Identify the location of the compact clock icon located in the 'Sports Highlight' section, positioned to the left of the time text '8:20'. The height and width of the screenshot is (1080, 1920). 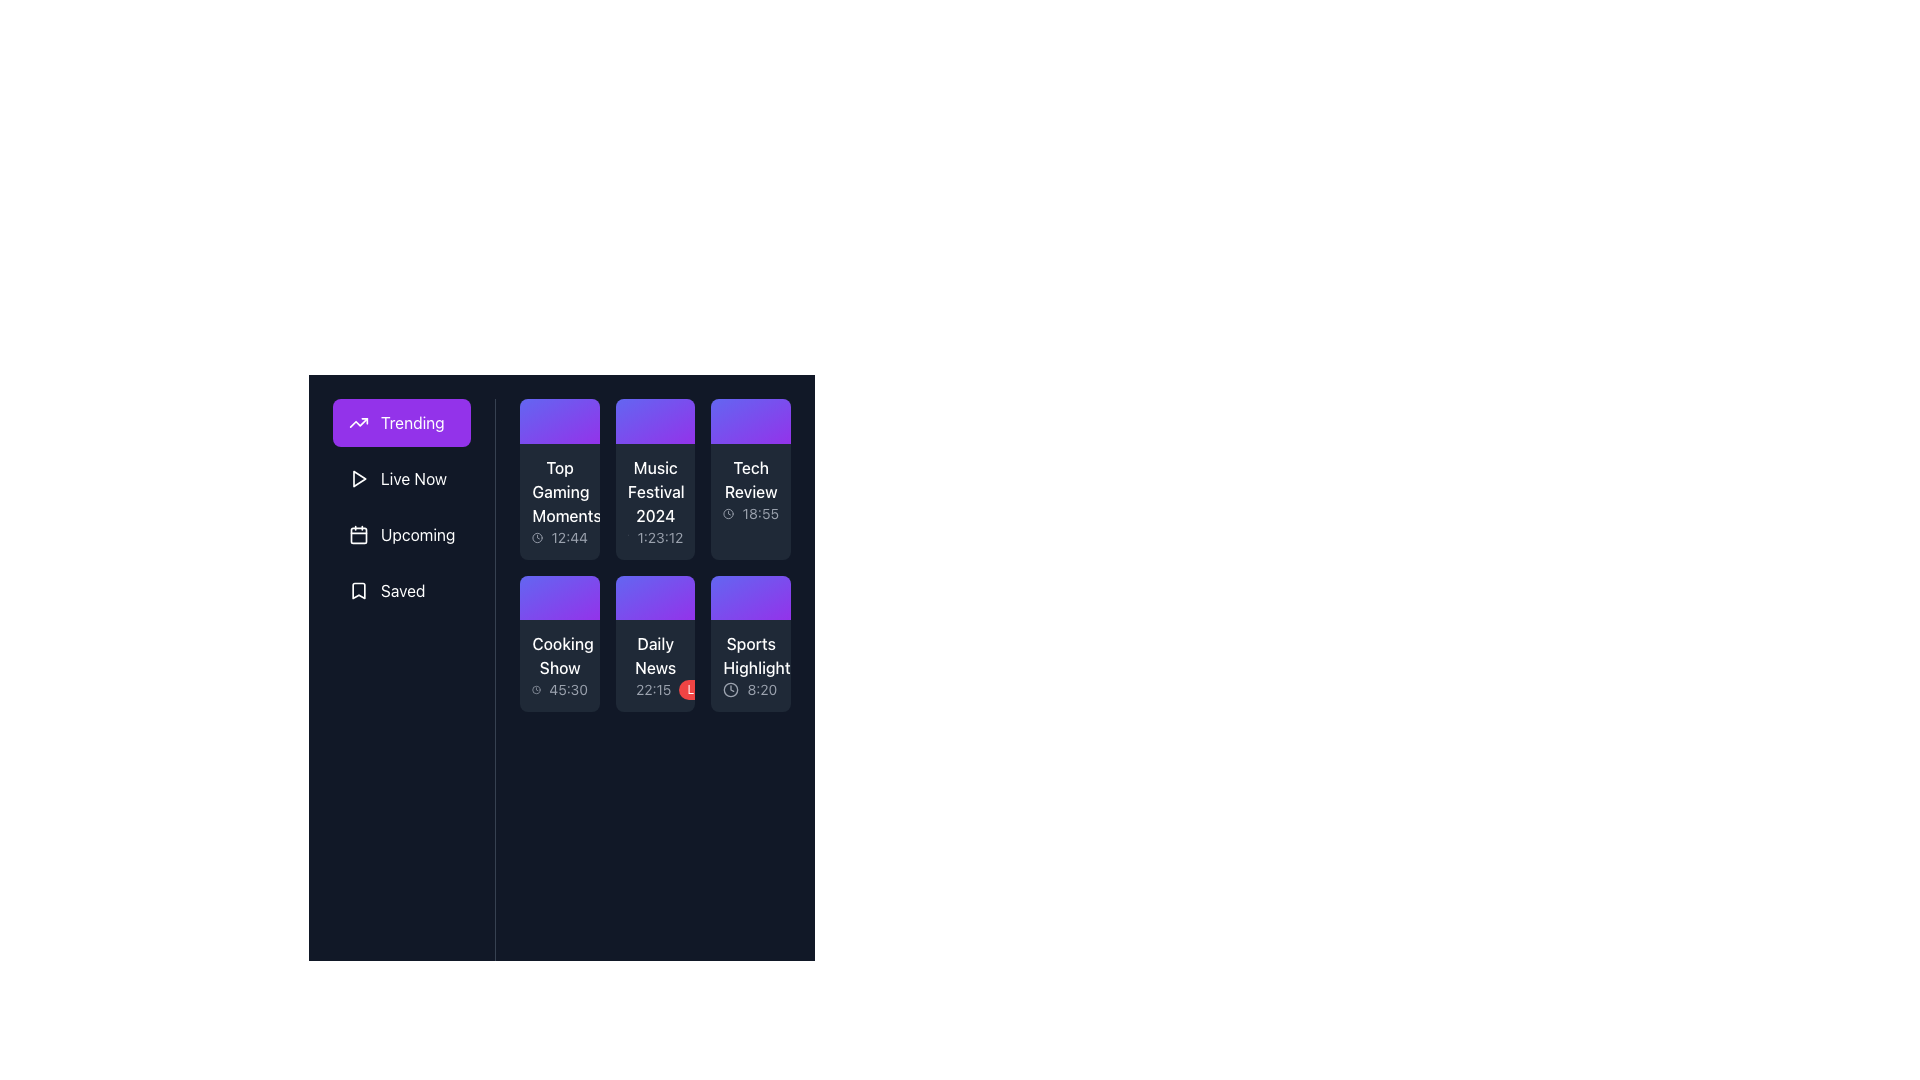
(730, 689).